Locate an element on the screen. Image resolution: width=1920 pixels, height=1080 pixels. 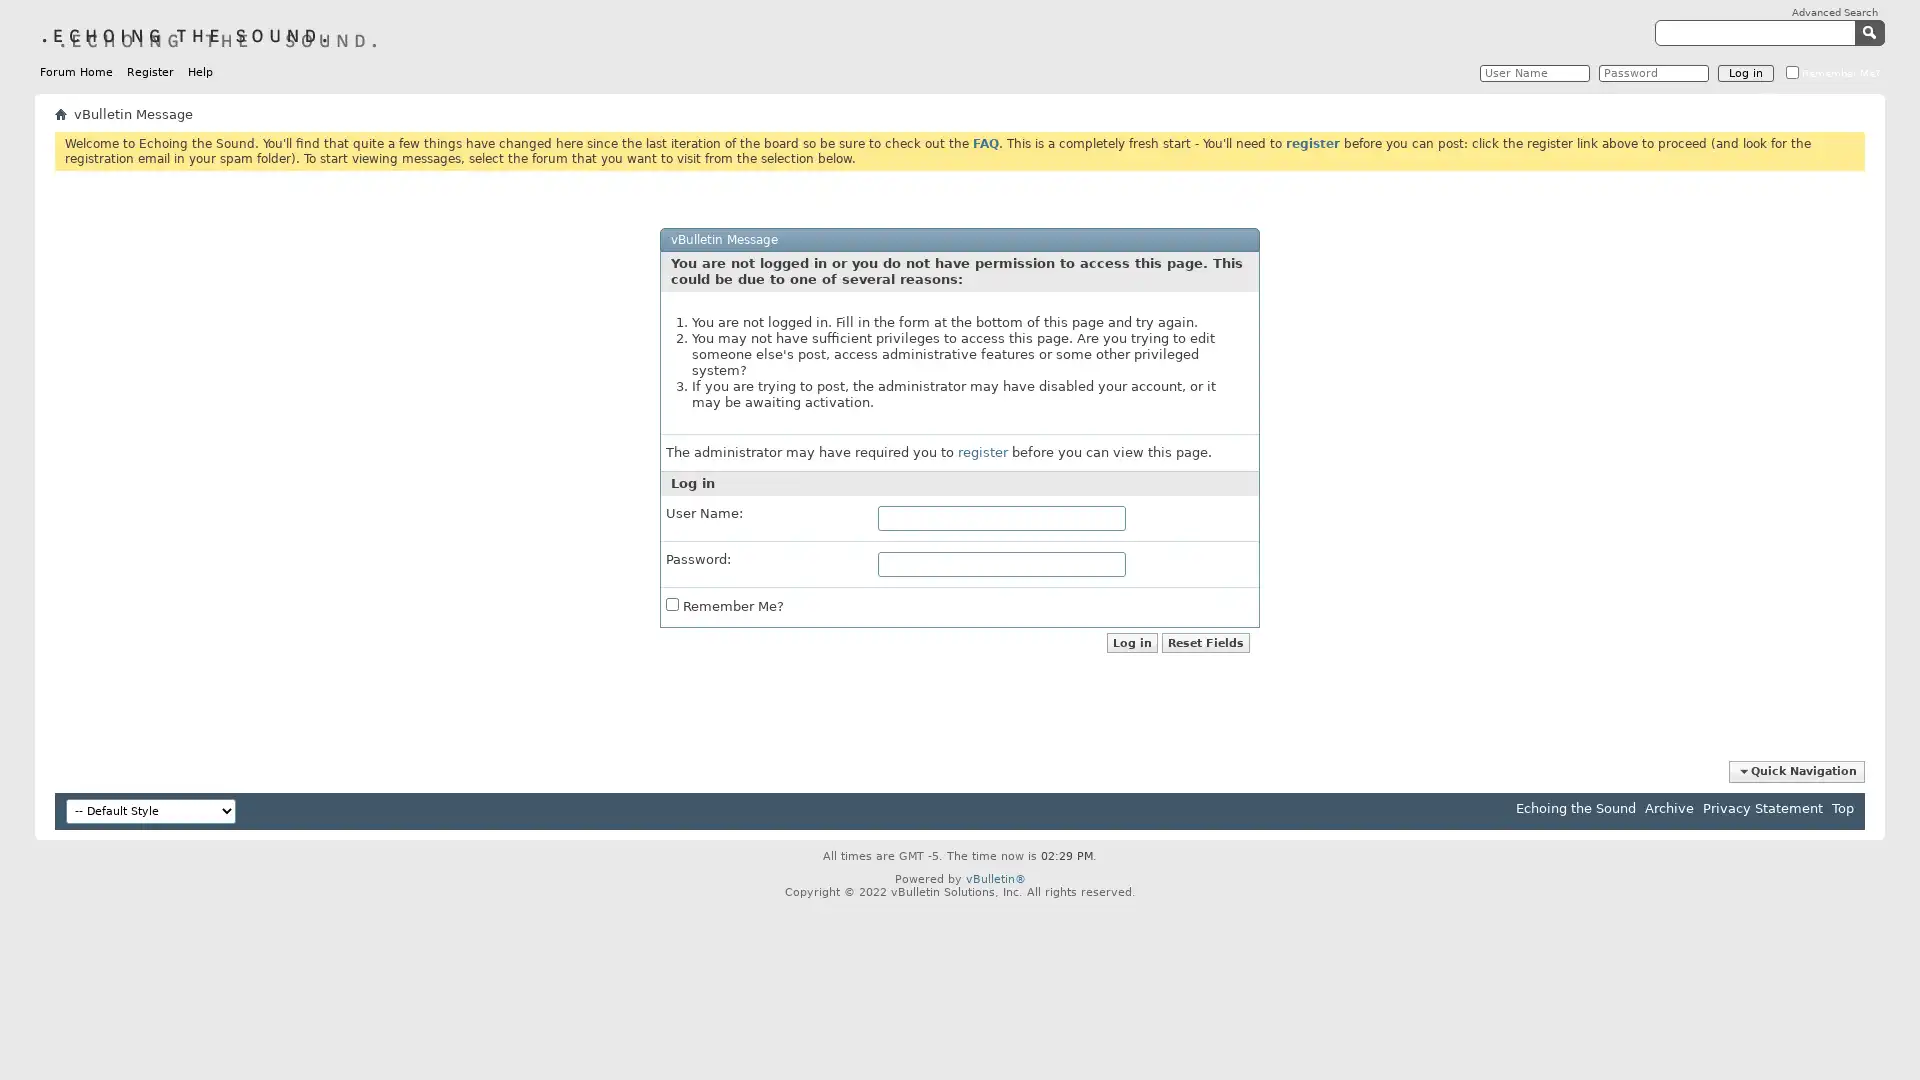
Log in is located at coordinates (1132, 643).